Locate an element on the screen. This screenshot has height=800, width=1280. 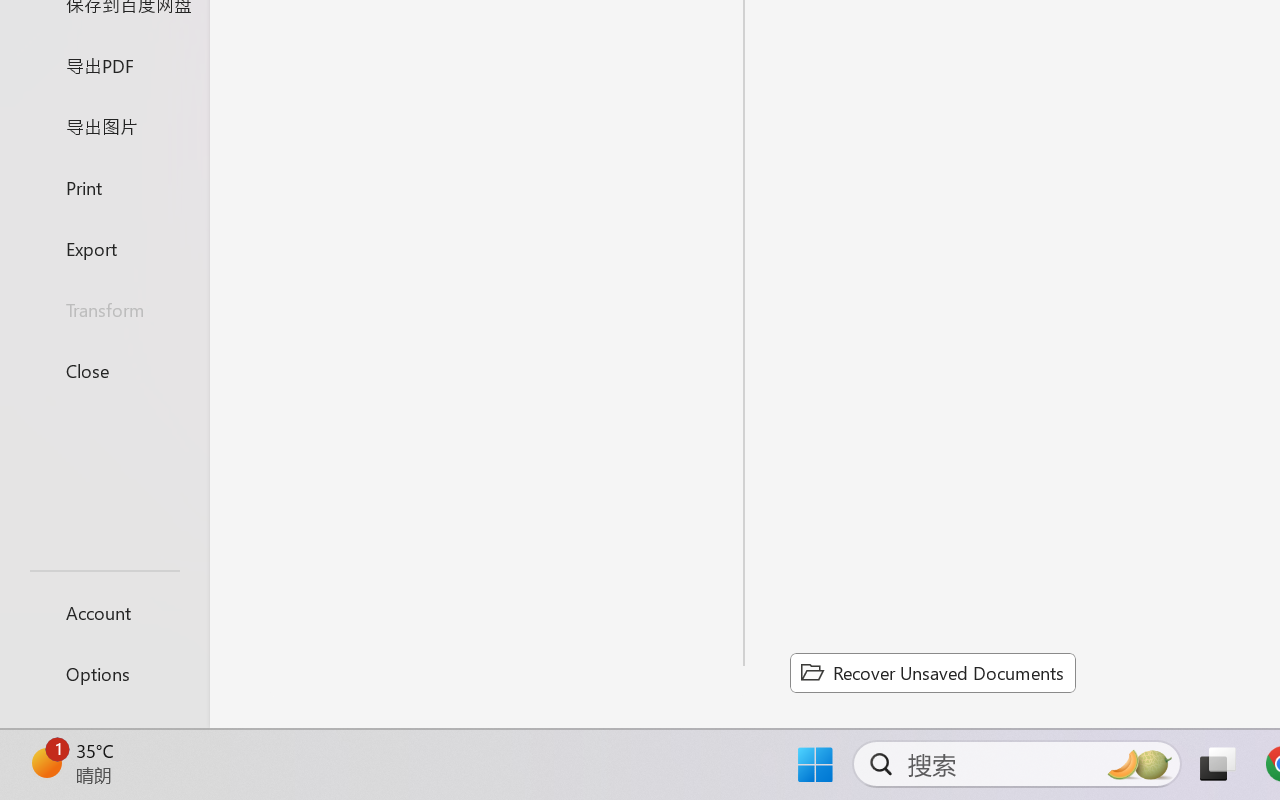
'Transform' is located at coordinates (103, 308).